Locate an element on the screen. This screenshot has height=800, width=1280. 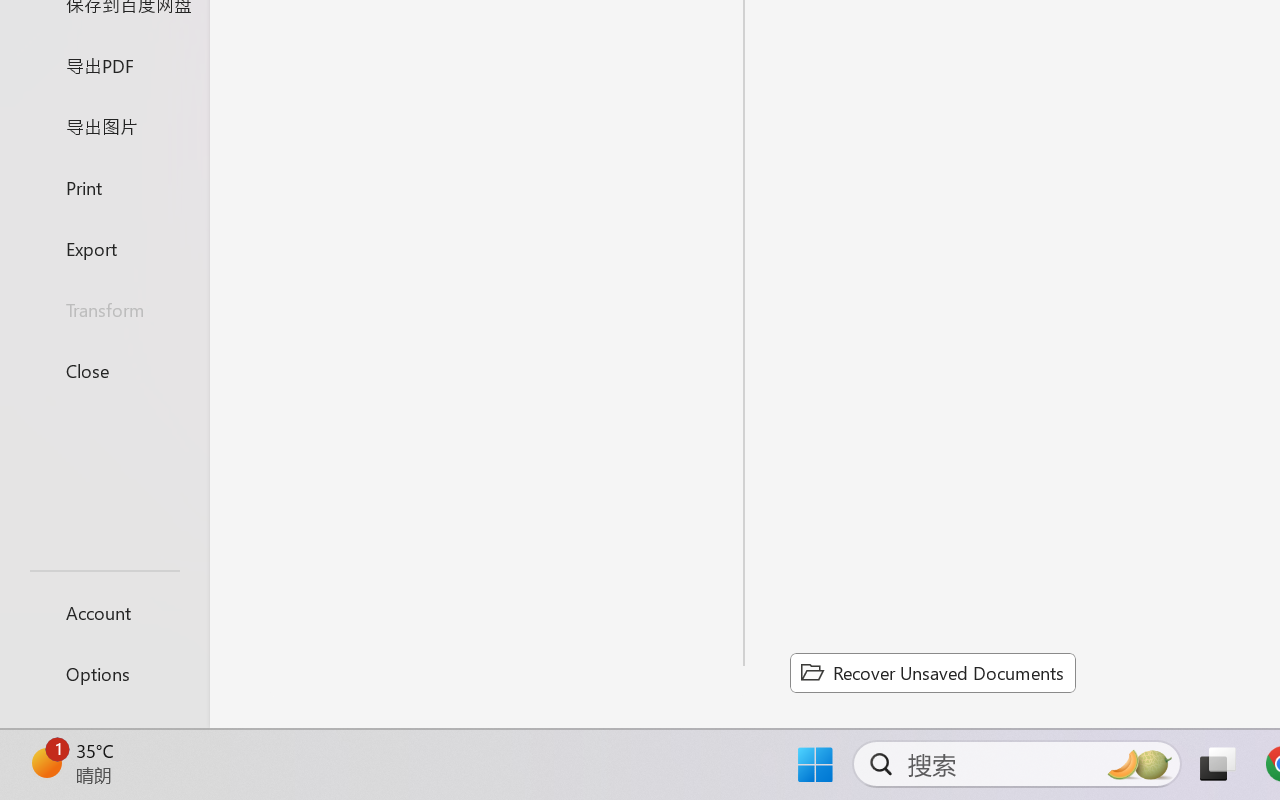
'Transform' is located at coordinates (103, 308).